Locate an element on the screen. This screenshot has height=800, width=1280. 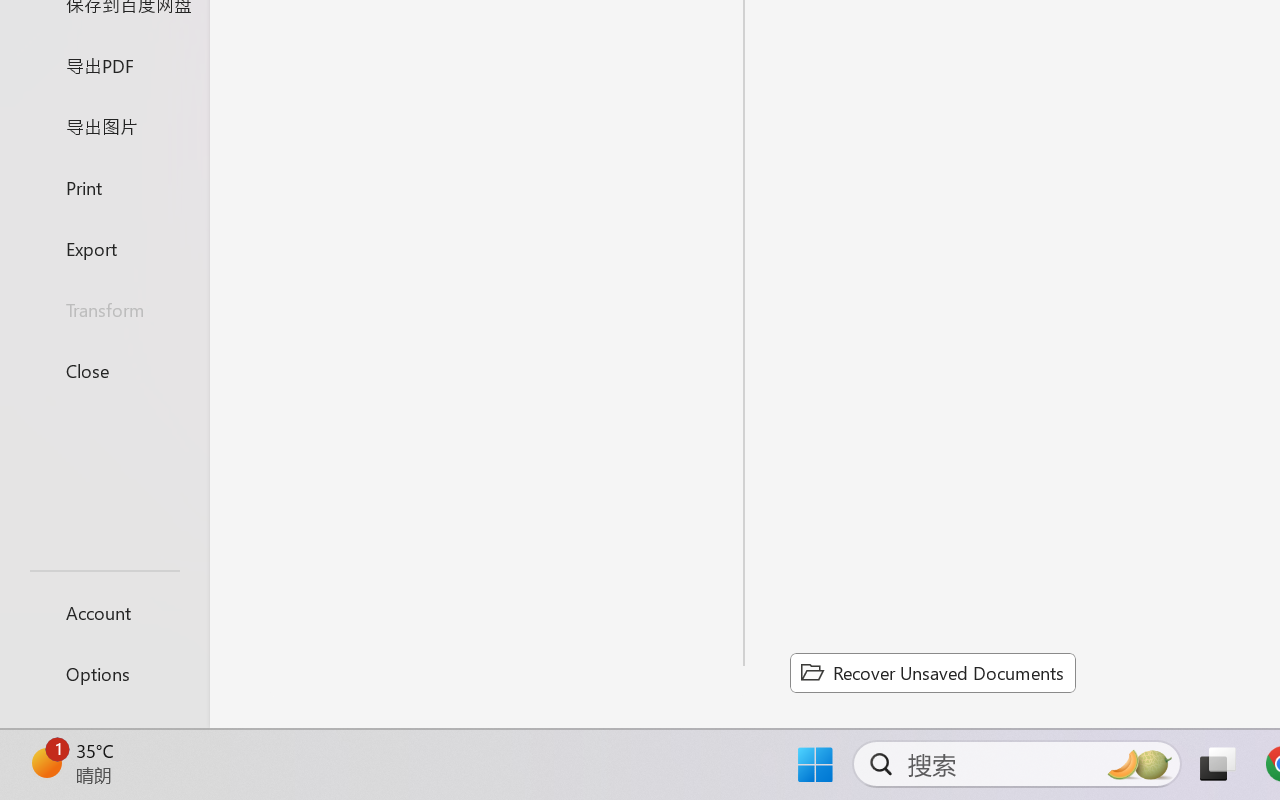
'Transform' is located at coordinates (103, 308).